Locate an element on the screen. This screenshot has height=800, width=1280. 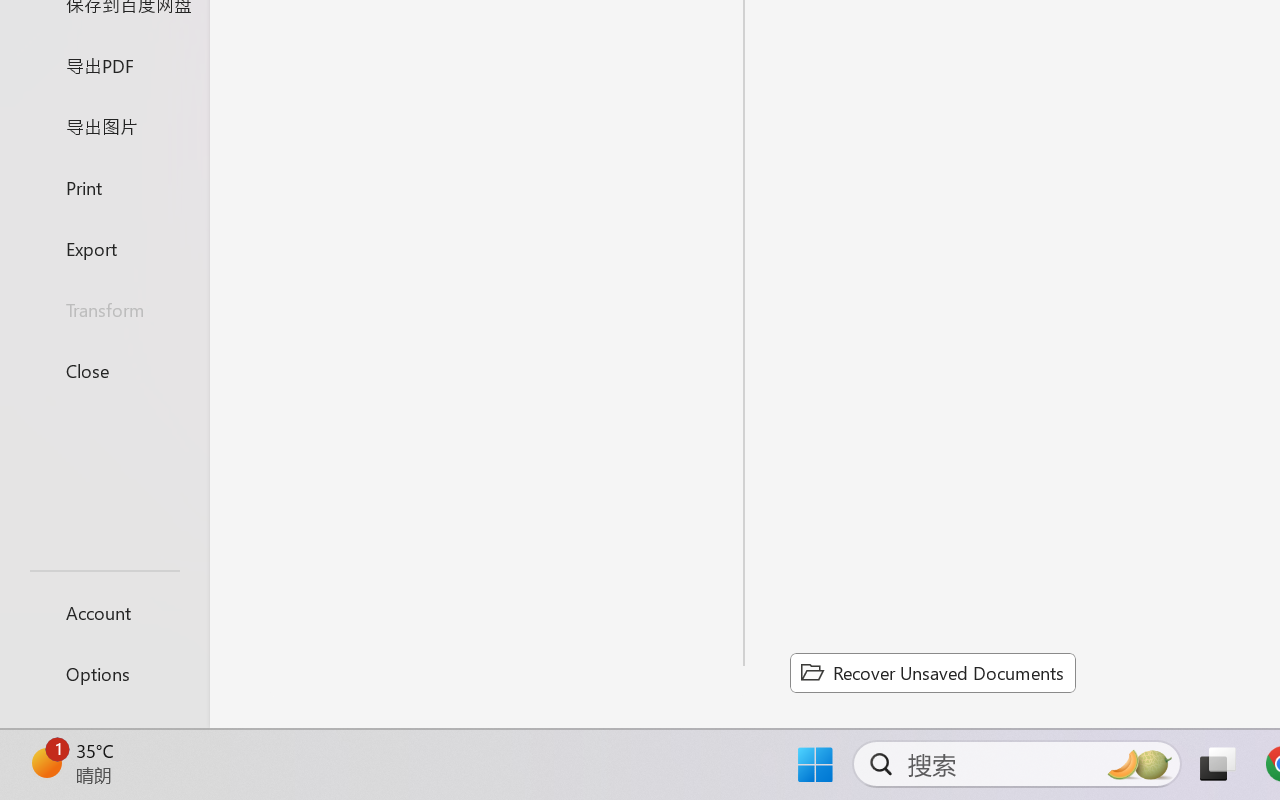
'Transform' is located at coordinates (103, 308).